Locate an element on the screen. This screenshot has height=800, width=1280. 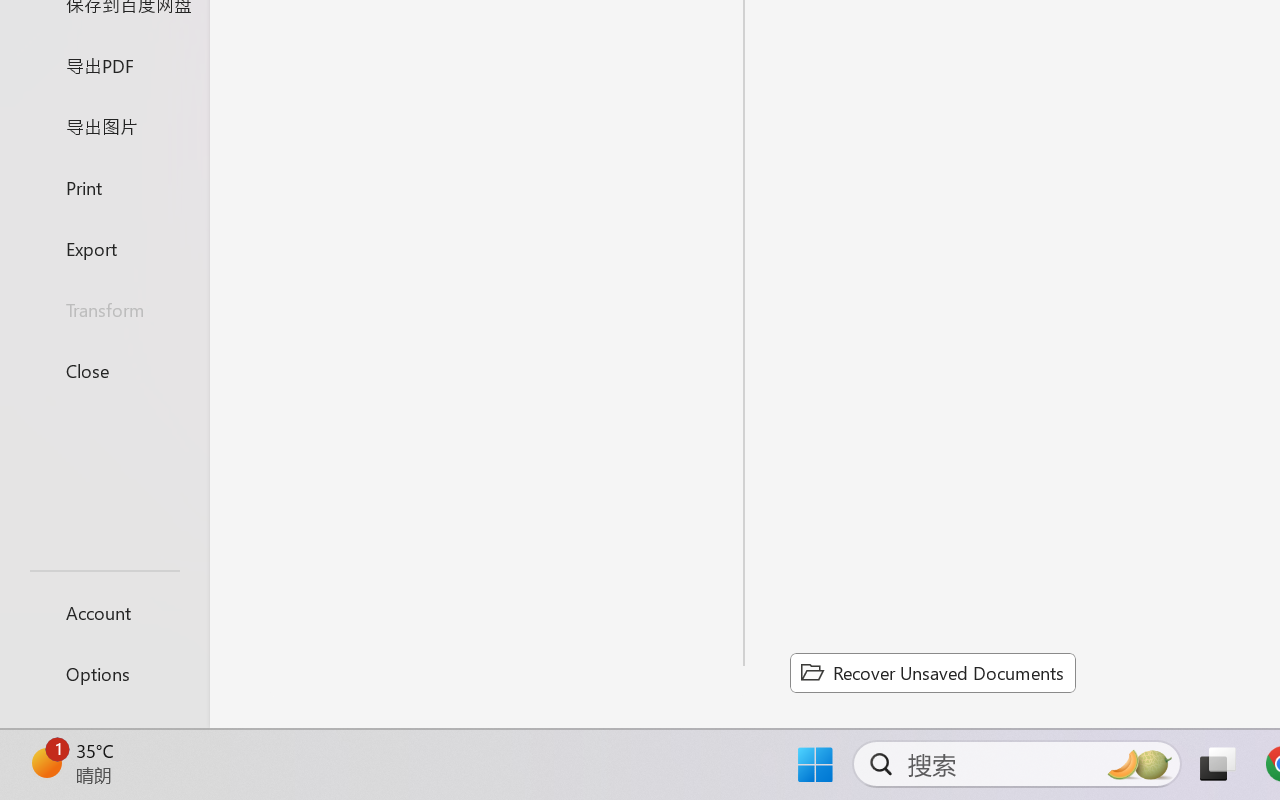
'Transform' is located at coordinates (103, 308).